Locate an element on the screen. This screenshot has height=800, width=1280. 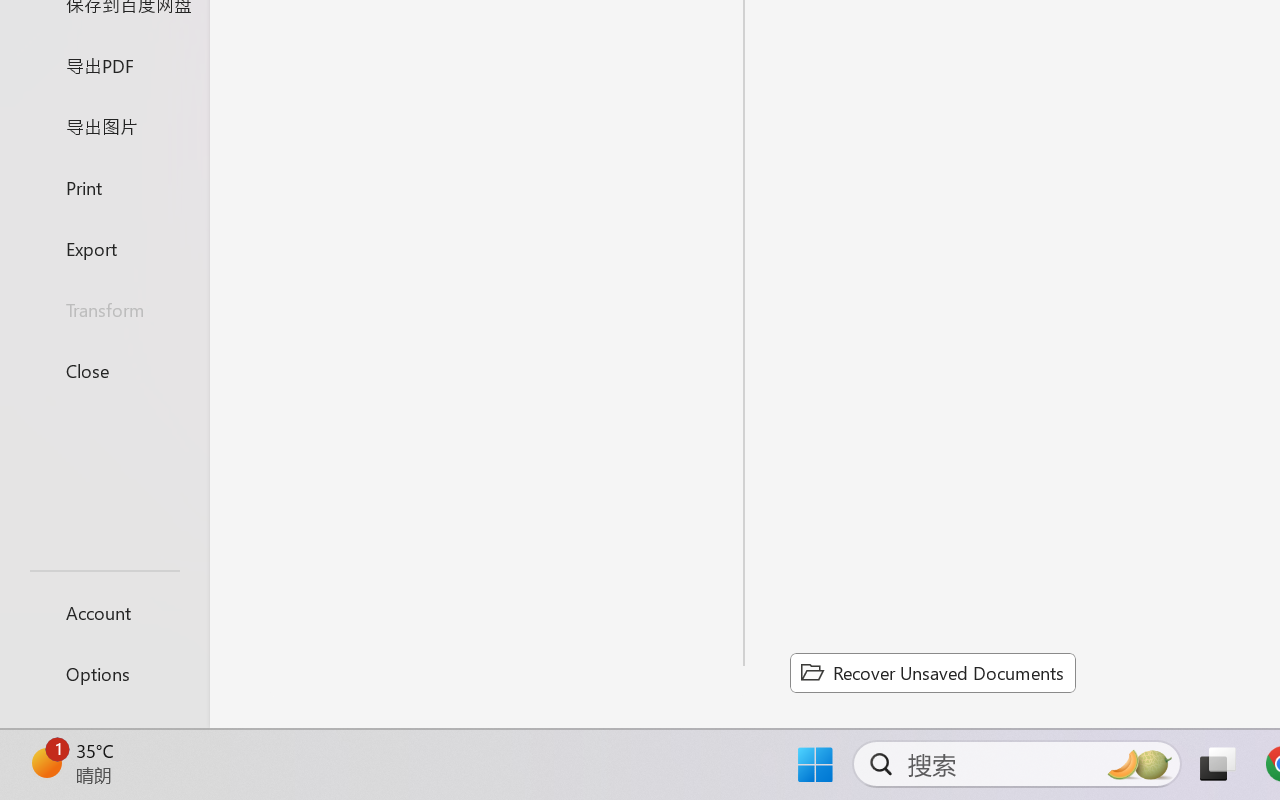
'Transform' is located at coordinates (103, 308).